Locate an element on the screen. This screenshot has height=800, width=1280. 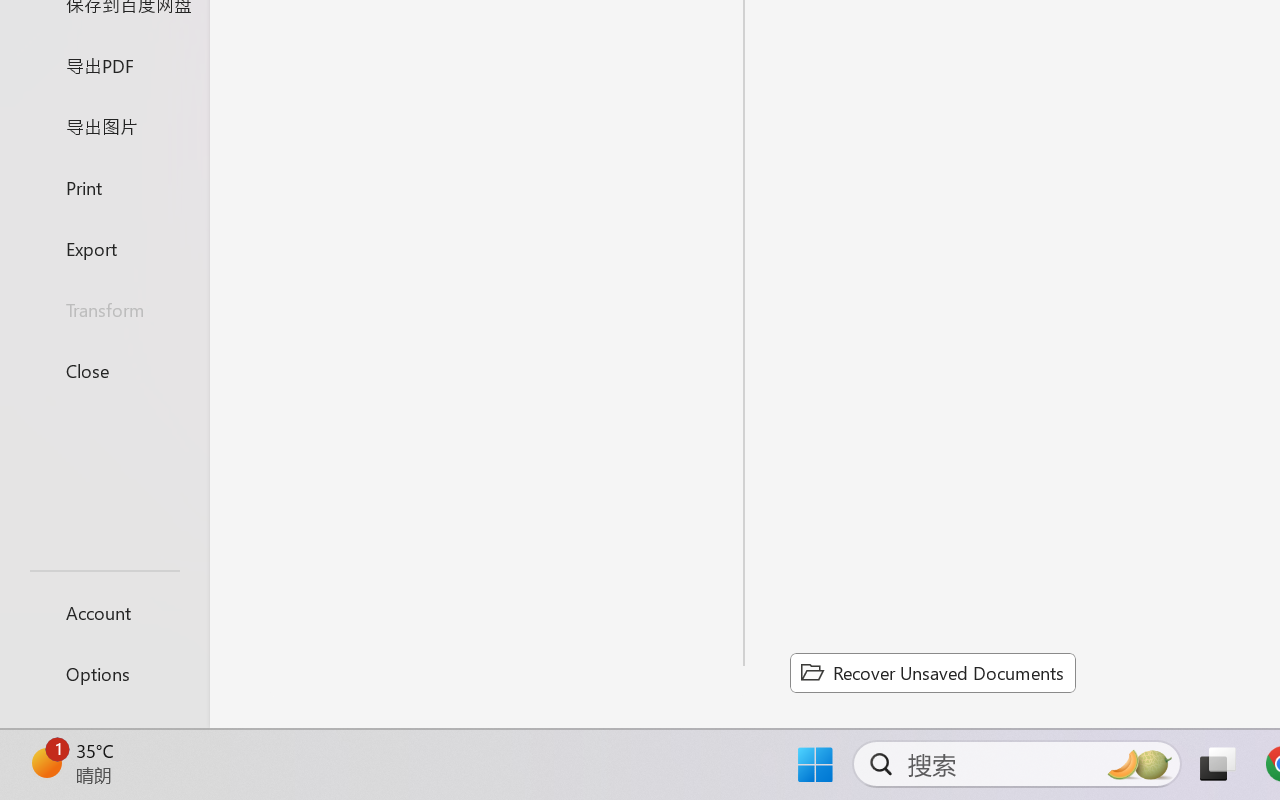
'Transform' is located at coordinates (103, 308).